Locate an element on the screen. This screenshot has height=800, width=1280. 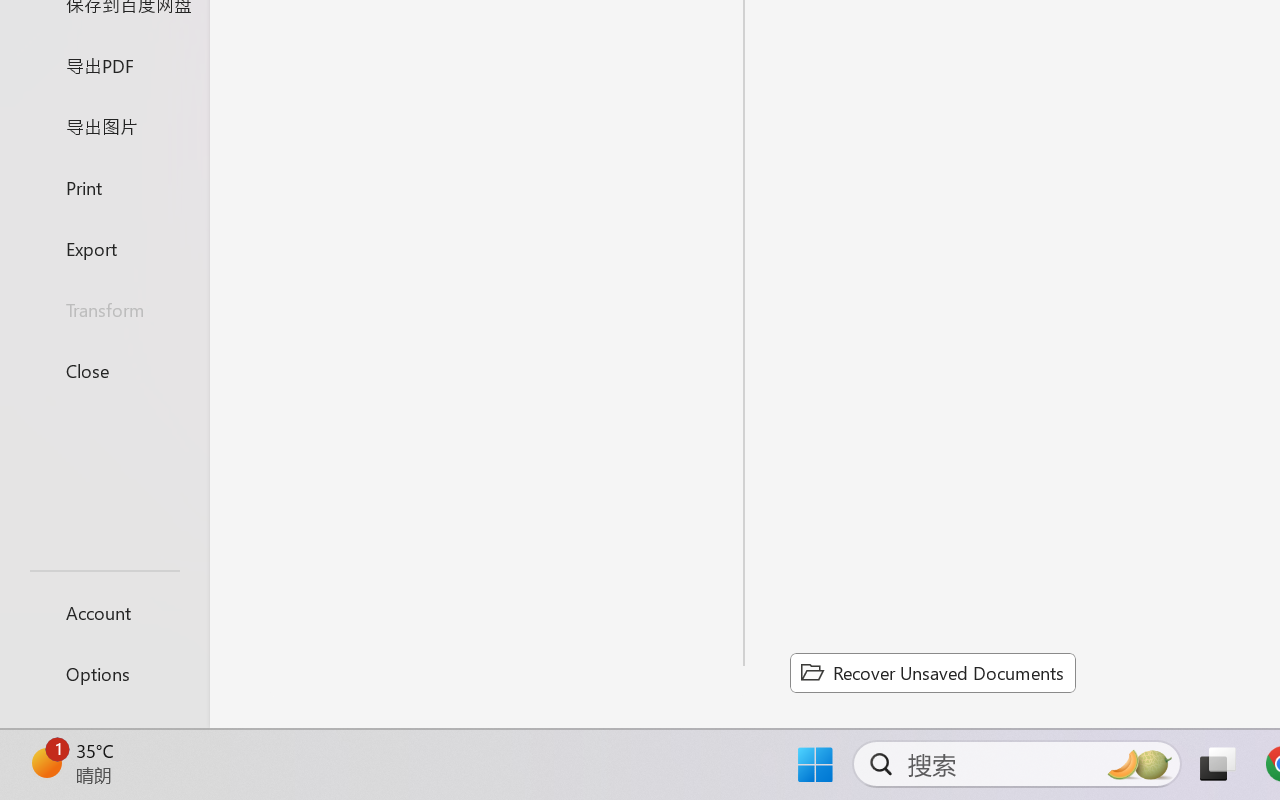
'Transform' is located at coordinates (103, 308).